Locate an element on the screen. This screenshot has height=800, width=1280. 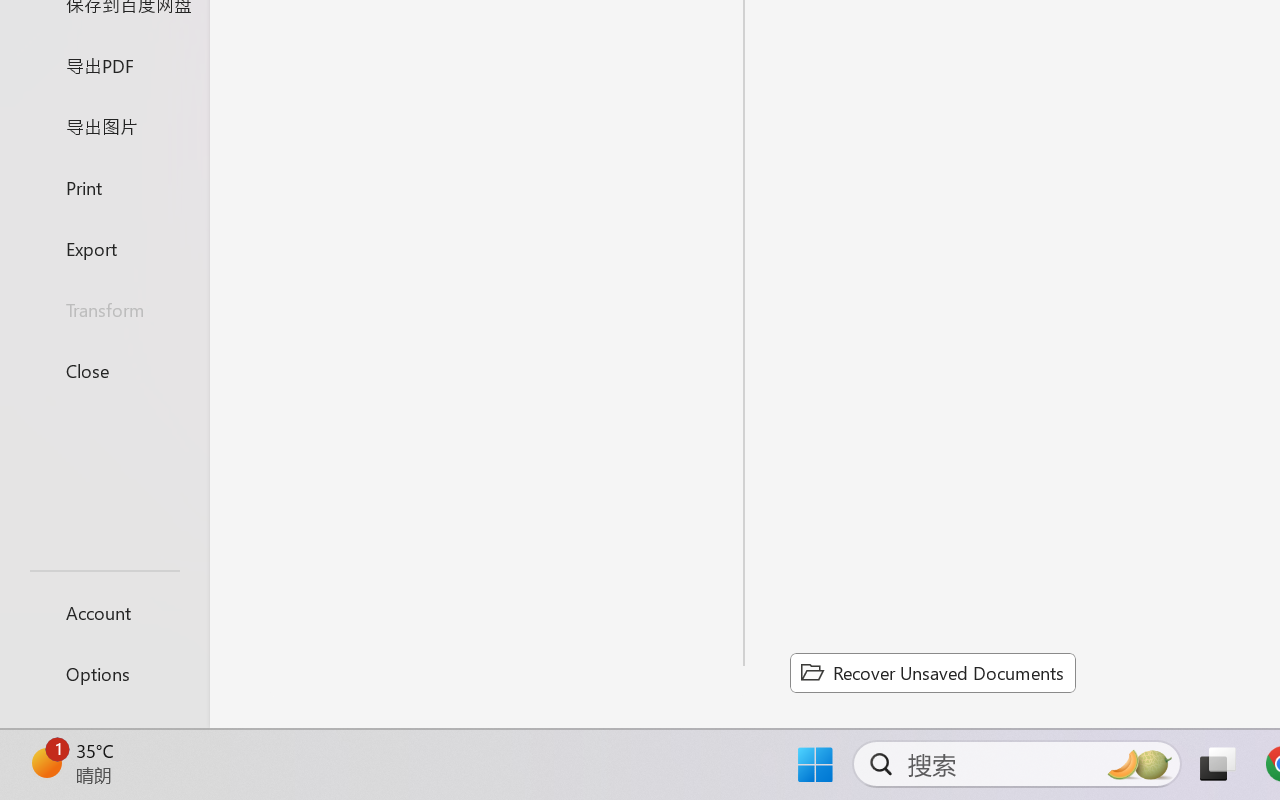
'Transform' is located at coordinates (103, 308).